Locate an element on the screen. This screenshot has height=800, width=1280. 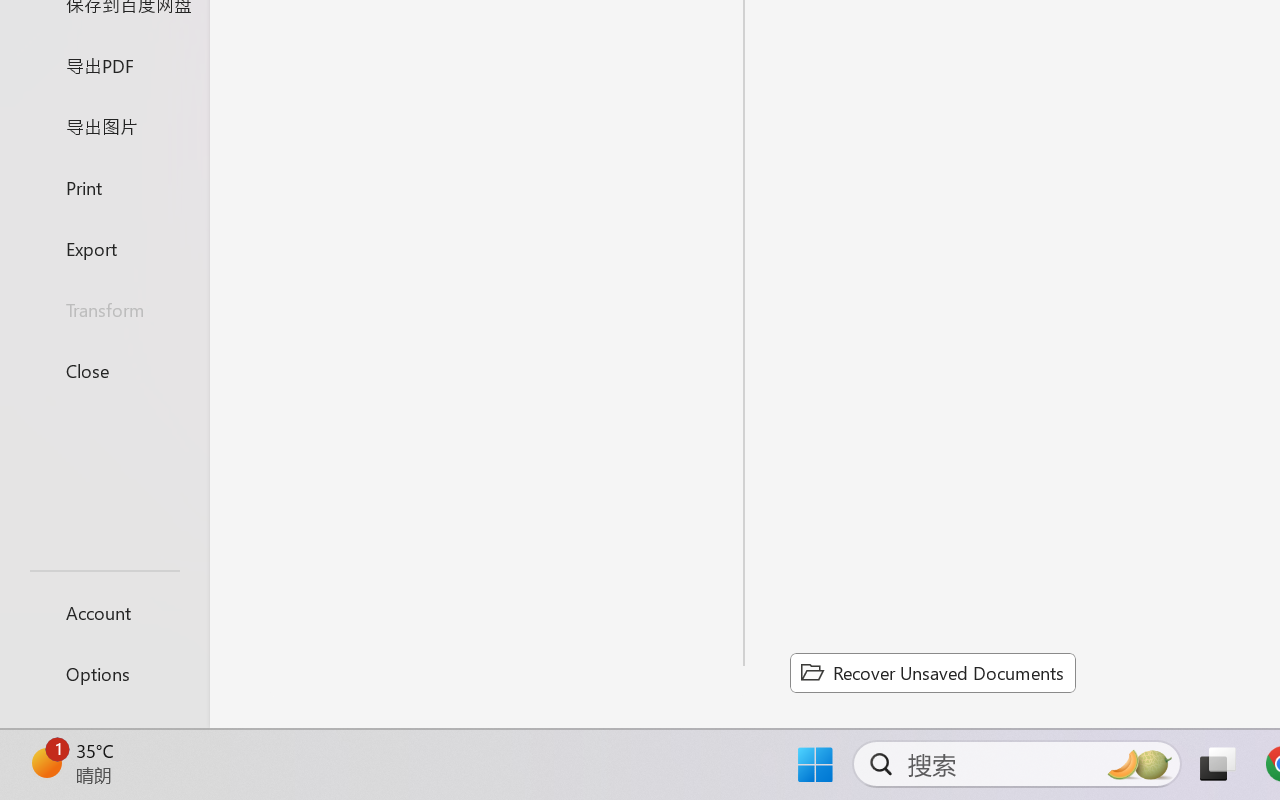
'Transform' is located at coordinates (103, 308).